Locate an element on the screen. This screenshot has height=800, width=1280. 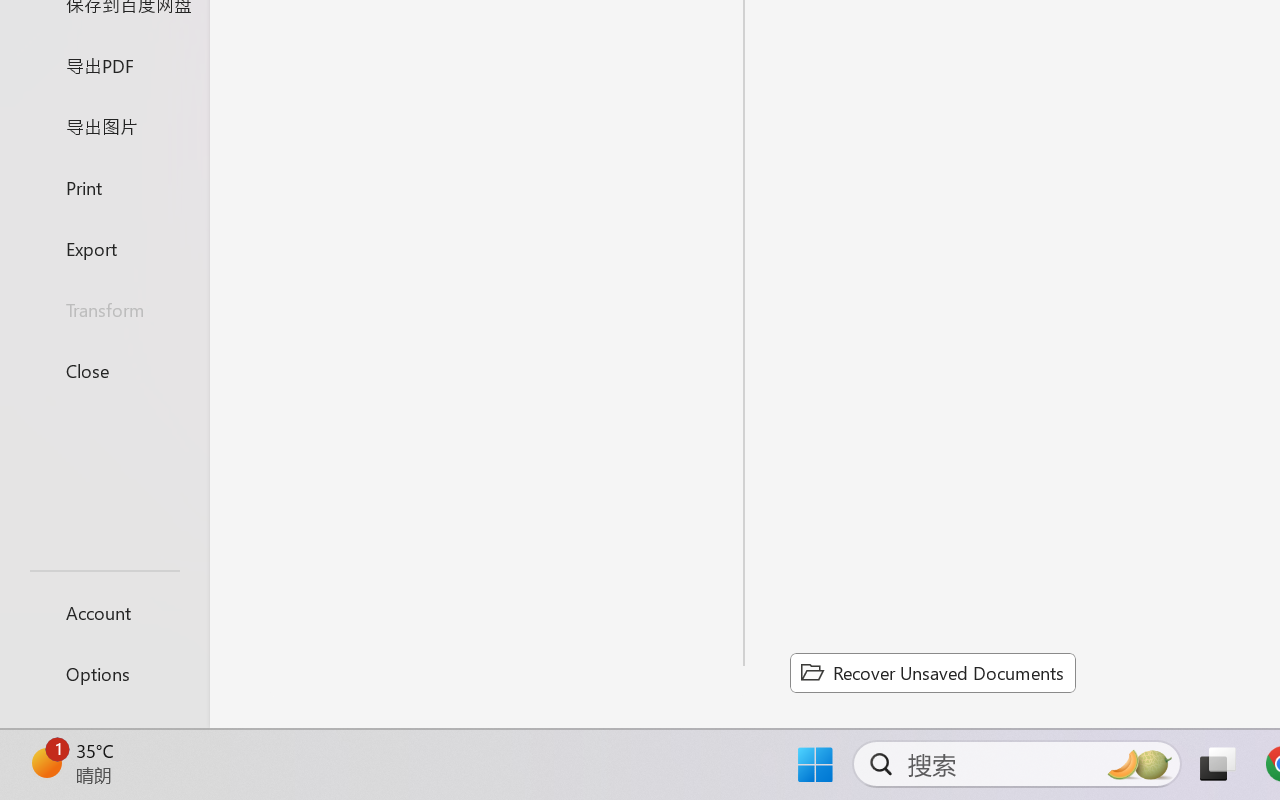
'Transform' is located at coordinates (103, 308).